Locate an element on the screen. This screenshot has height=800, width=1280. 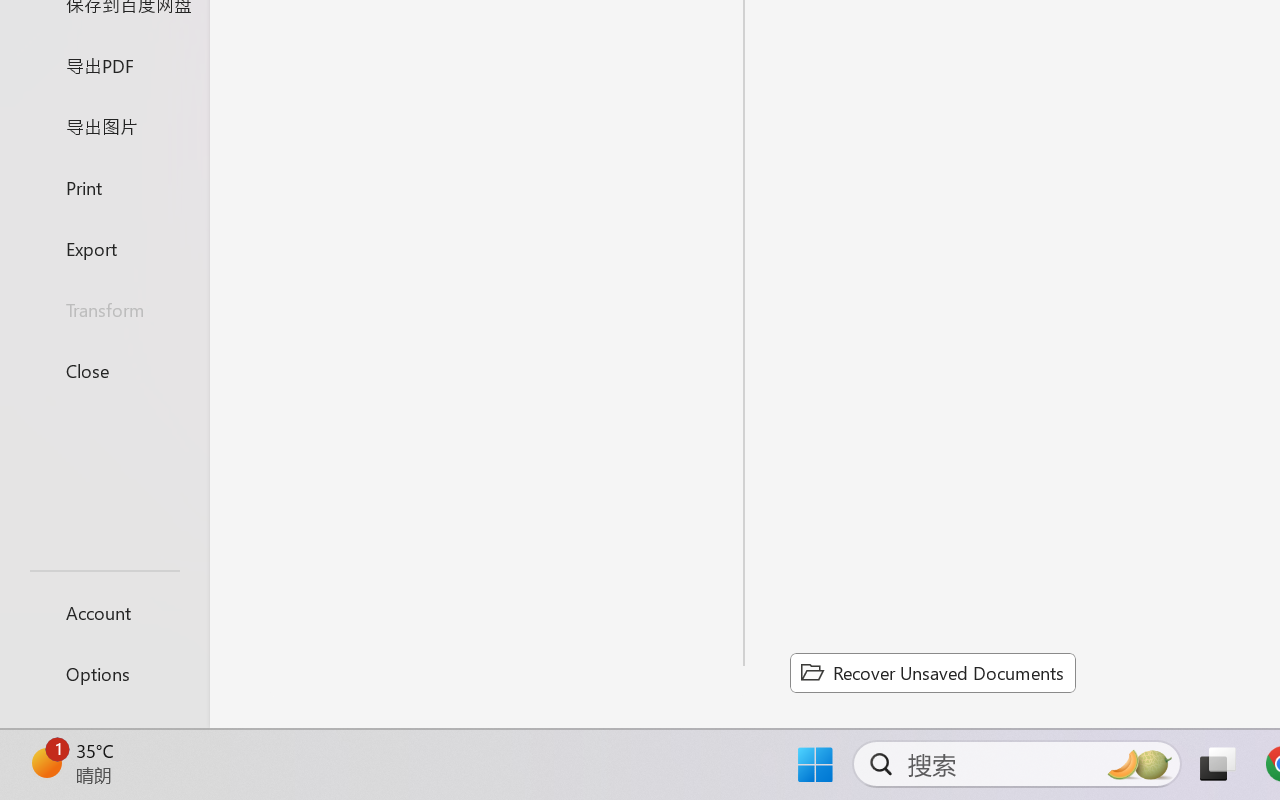
'Transform' is located at coordinates (103, 308).